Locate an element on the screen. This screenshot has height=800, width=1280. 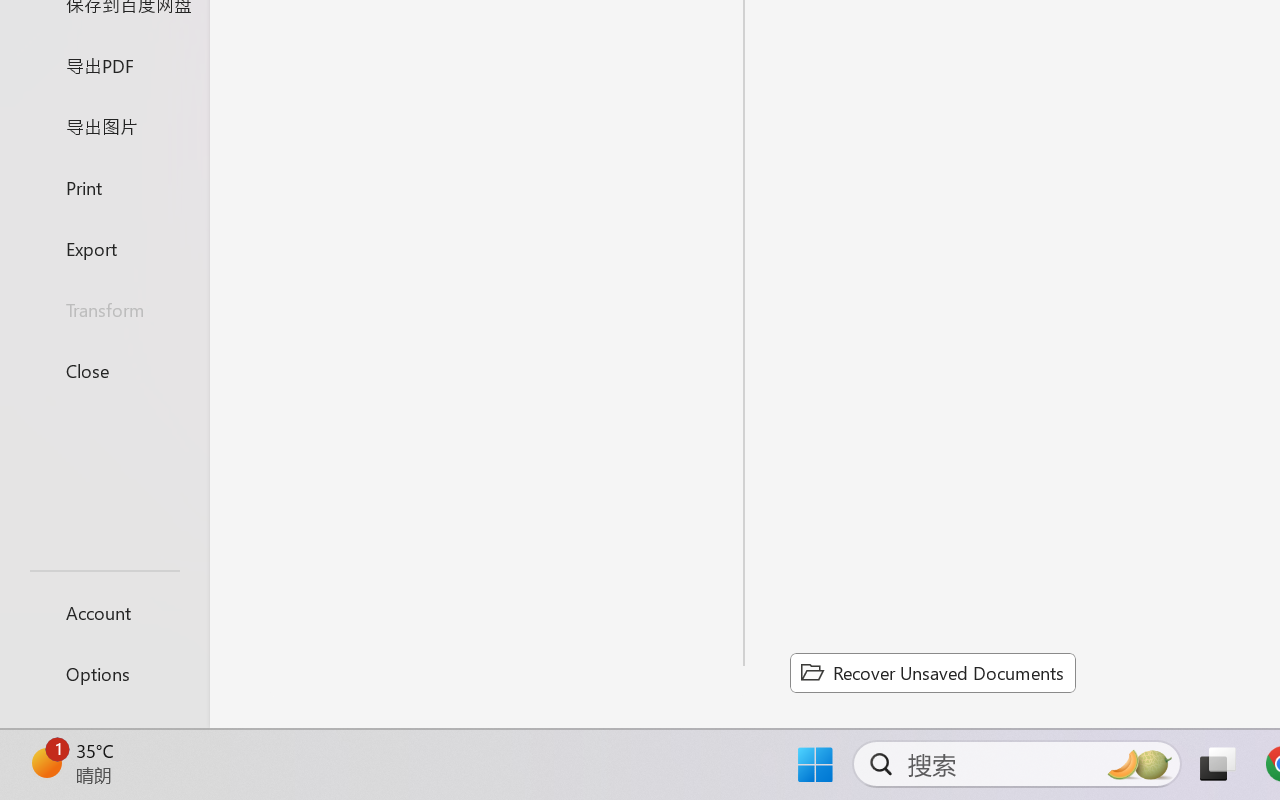
'Transform' is located at coordinates (103, 308).